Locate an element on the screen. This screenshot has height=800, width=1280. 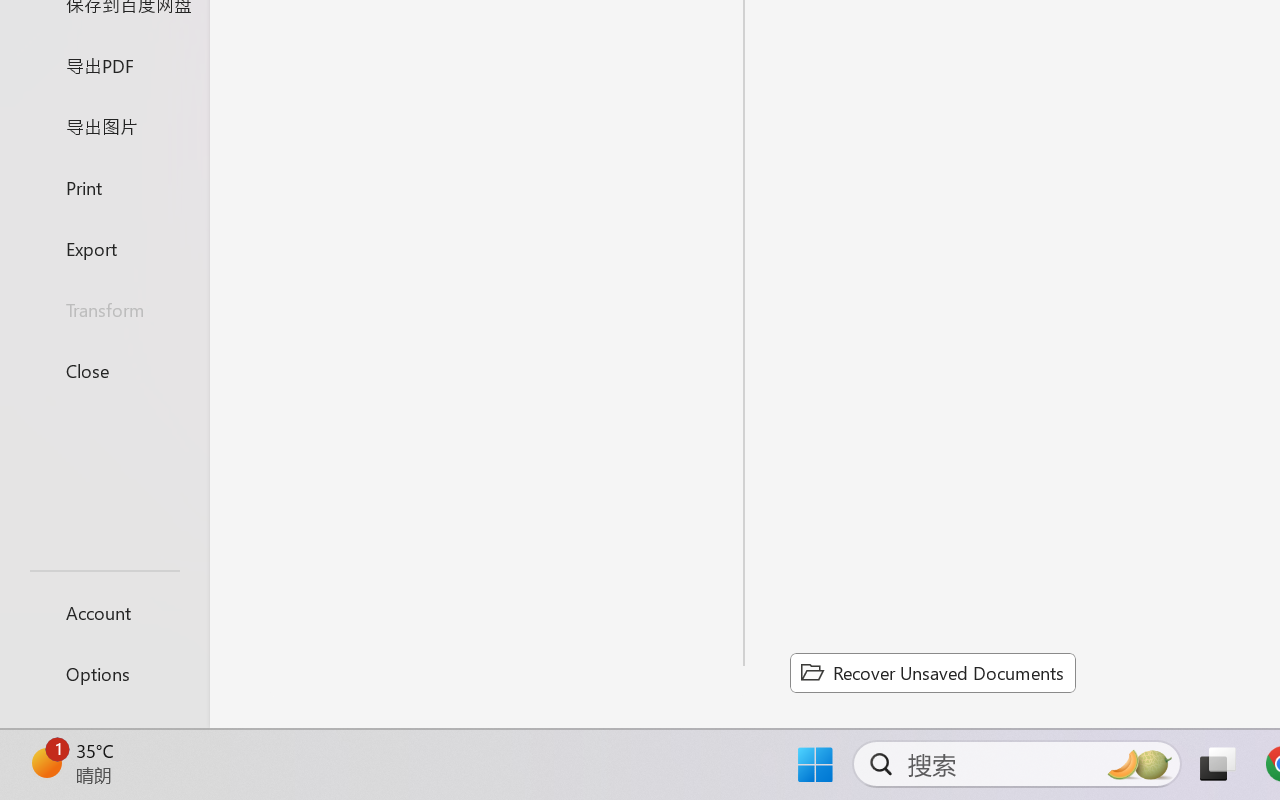
'Transform' is located at coordinates (103, 308).